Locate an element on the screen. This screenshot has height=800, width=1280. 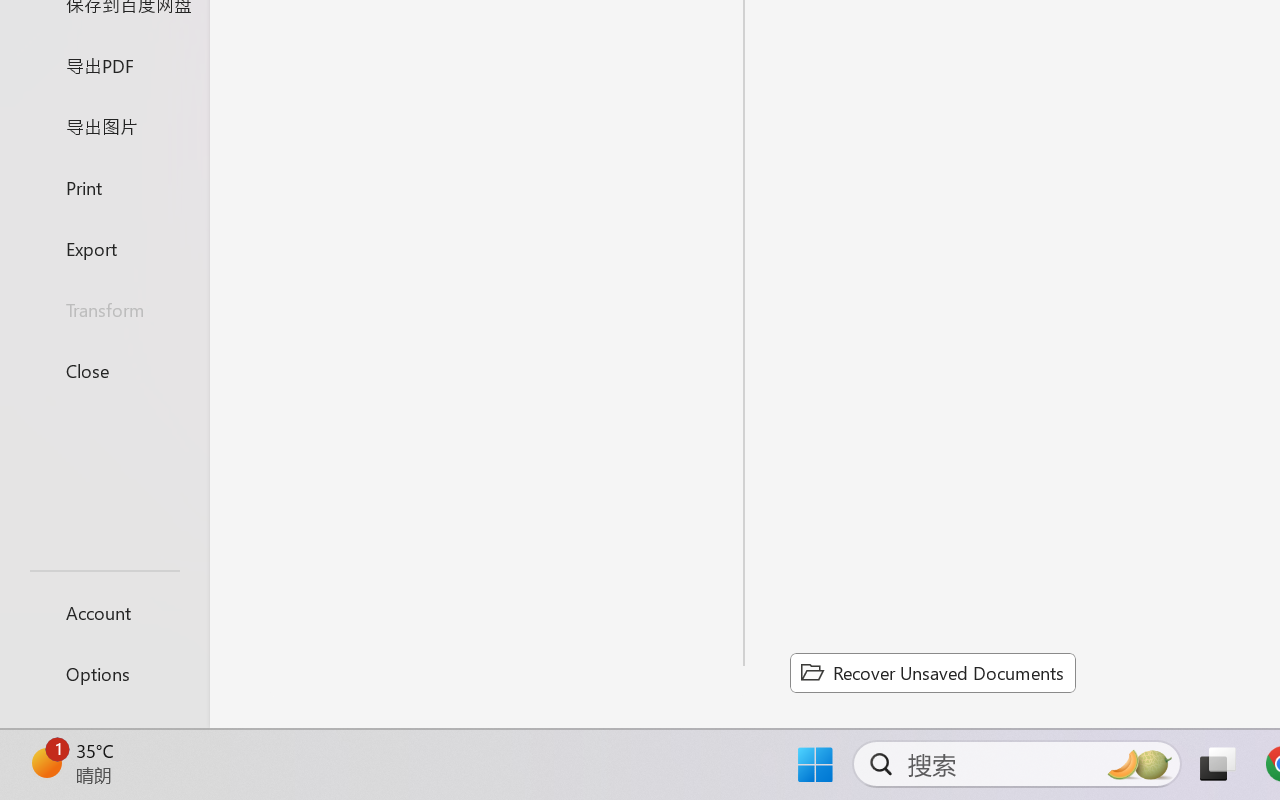
'Transform' is located at coordinates (103, 308).